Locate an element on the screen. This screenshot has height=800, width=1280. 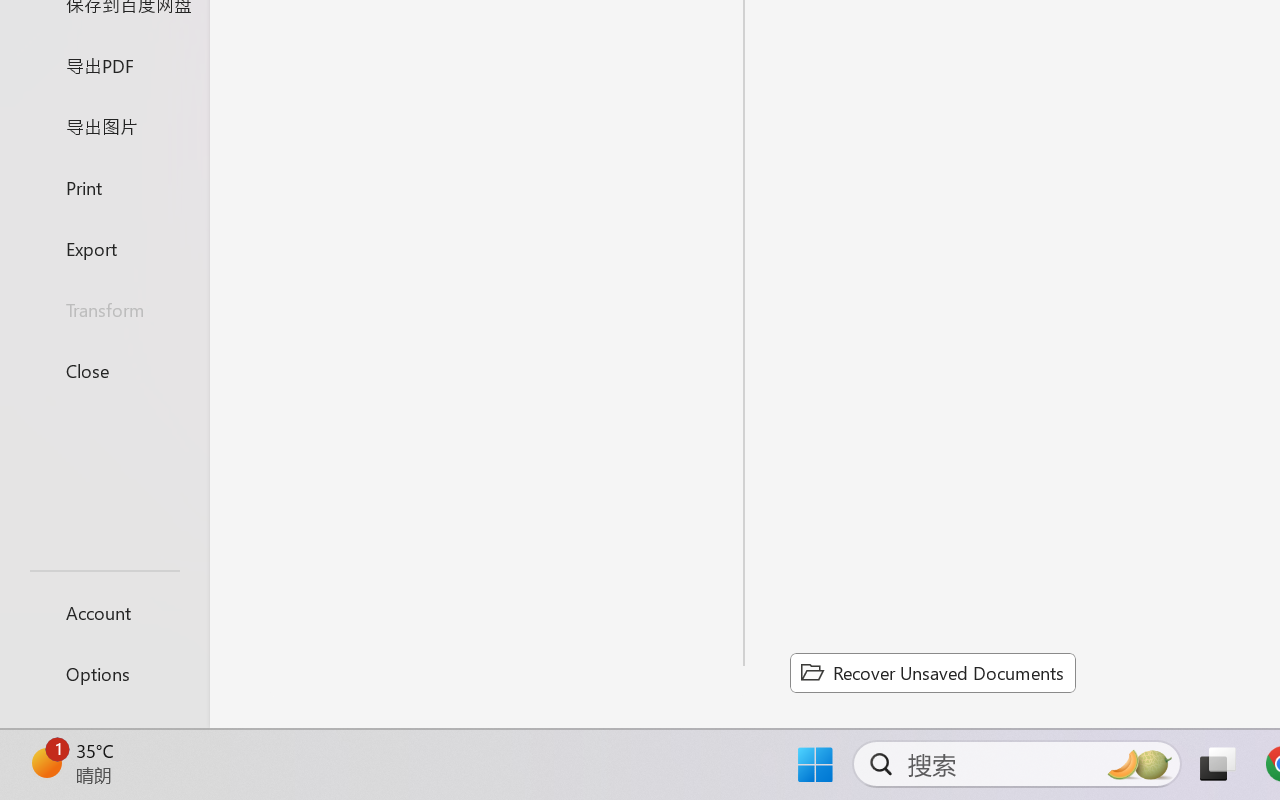
'Transform' is located at coordinates (103, 308).